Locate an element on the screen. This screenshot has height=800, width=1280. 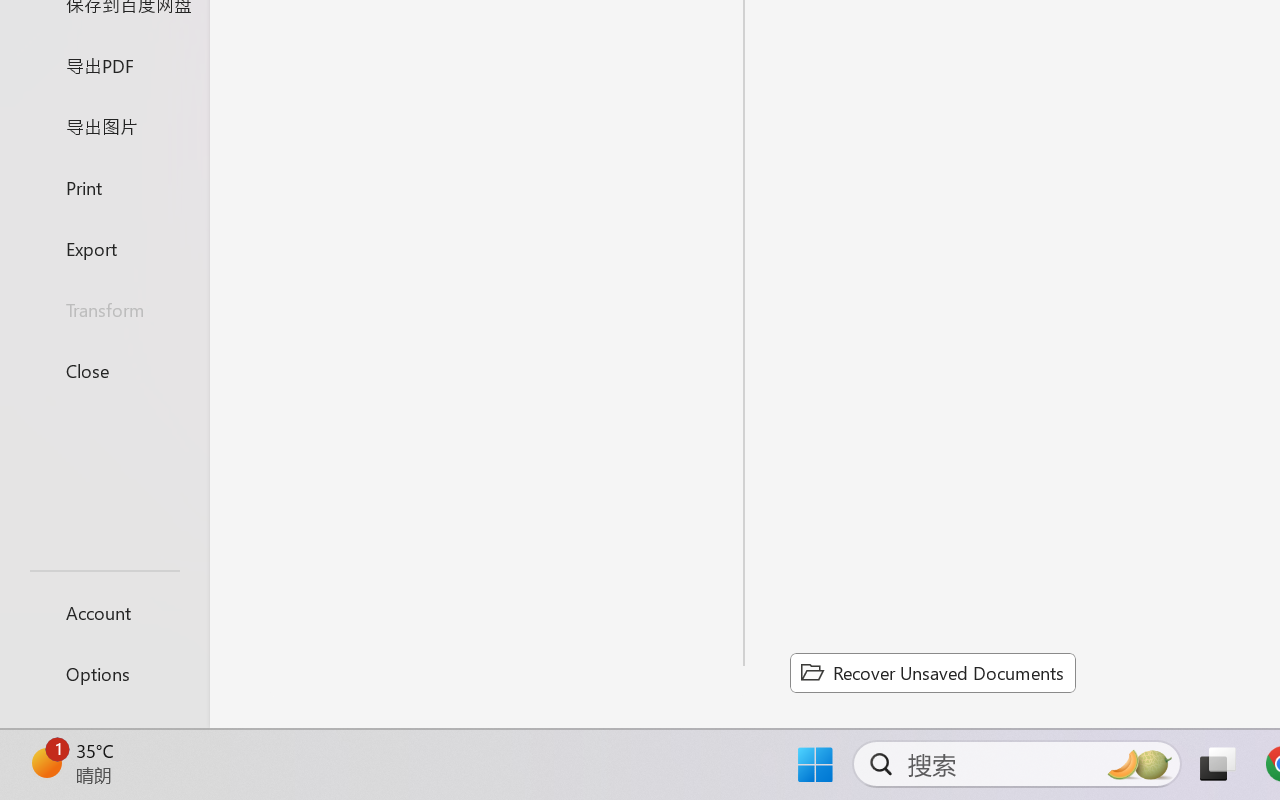
'Transform' is located at coordinates (103, 308).